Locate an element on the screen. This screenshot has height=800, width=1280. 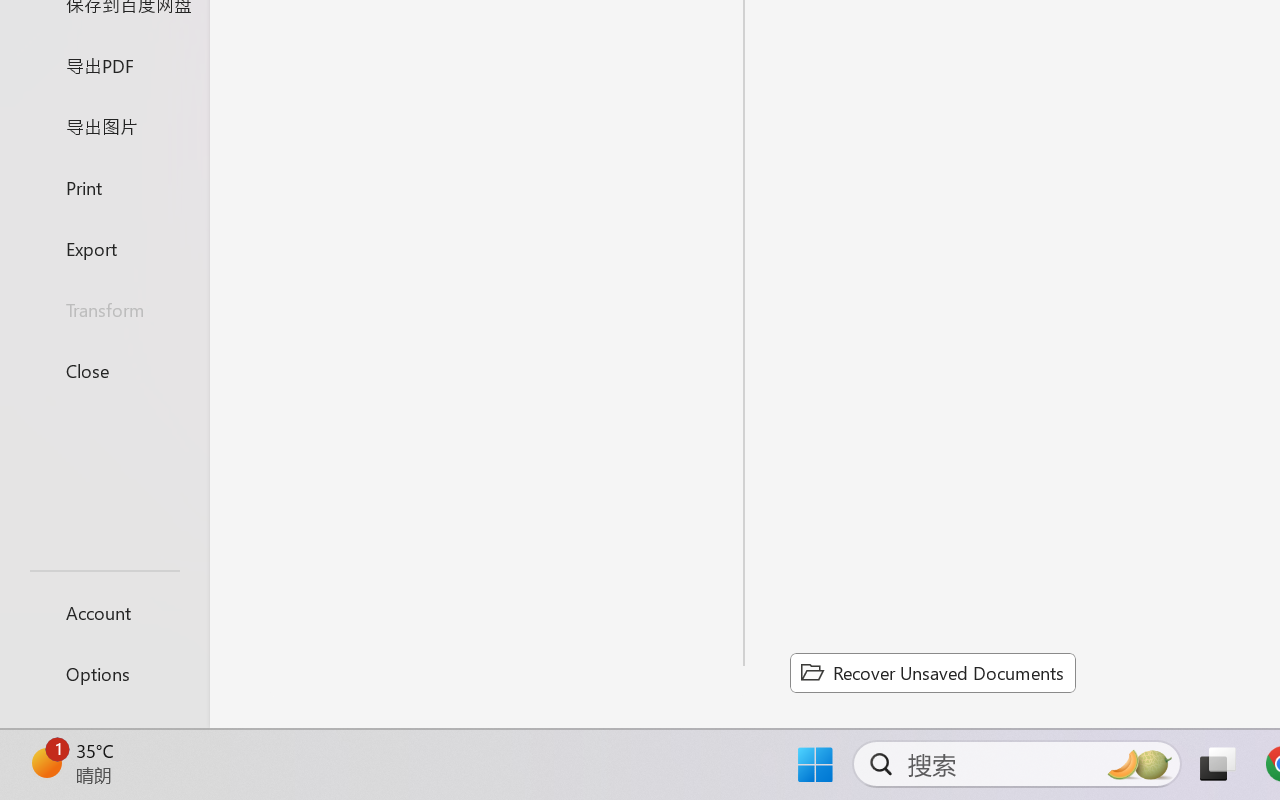
'Transform' is located at coordinates (103, 308).